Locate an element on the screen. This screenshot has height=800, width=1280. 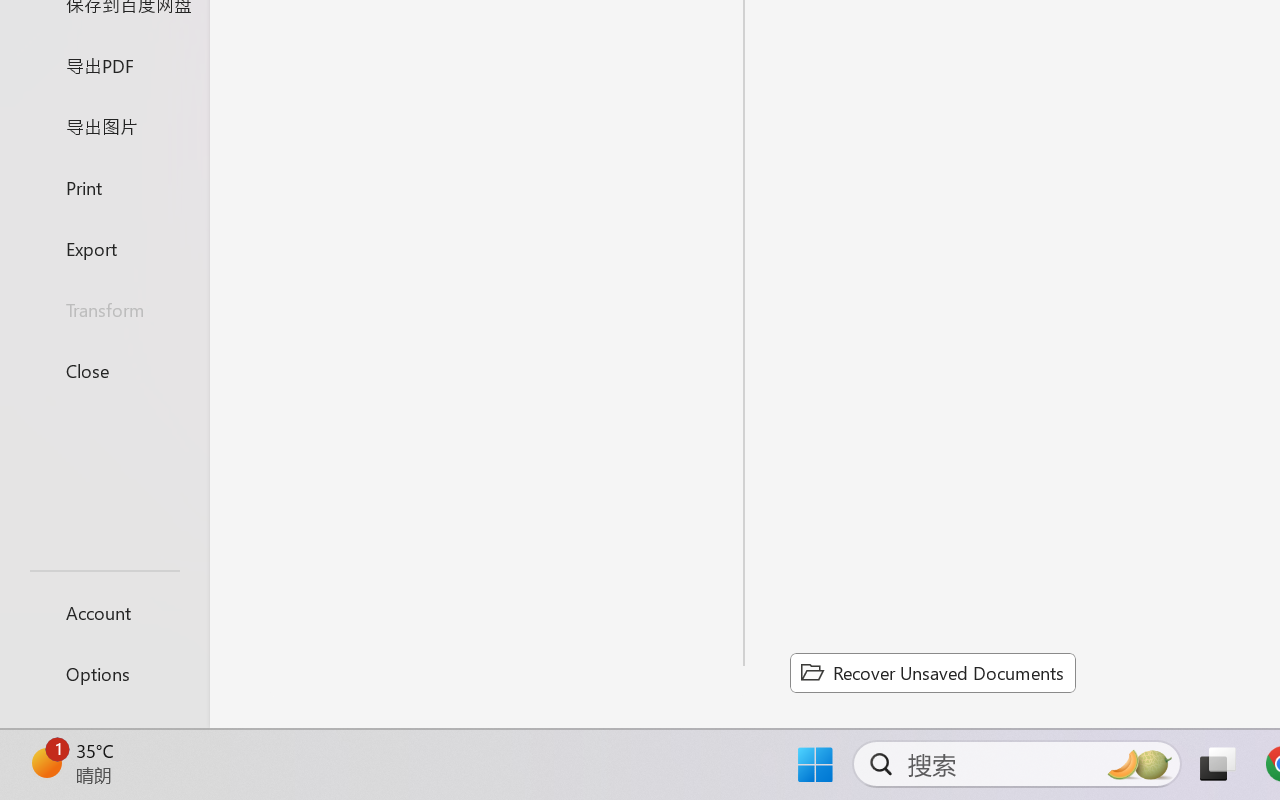
'Transform' is located at coordinates (103, 308).